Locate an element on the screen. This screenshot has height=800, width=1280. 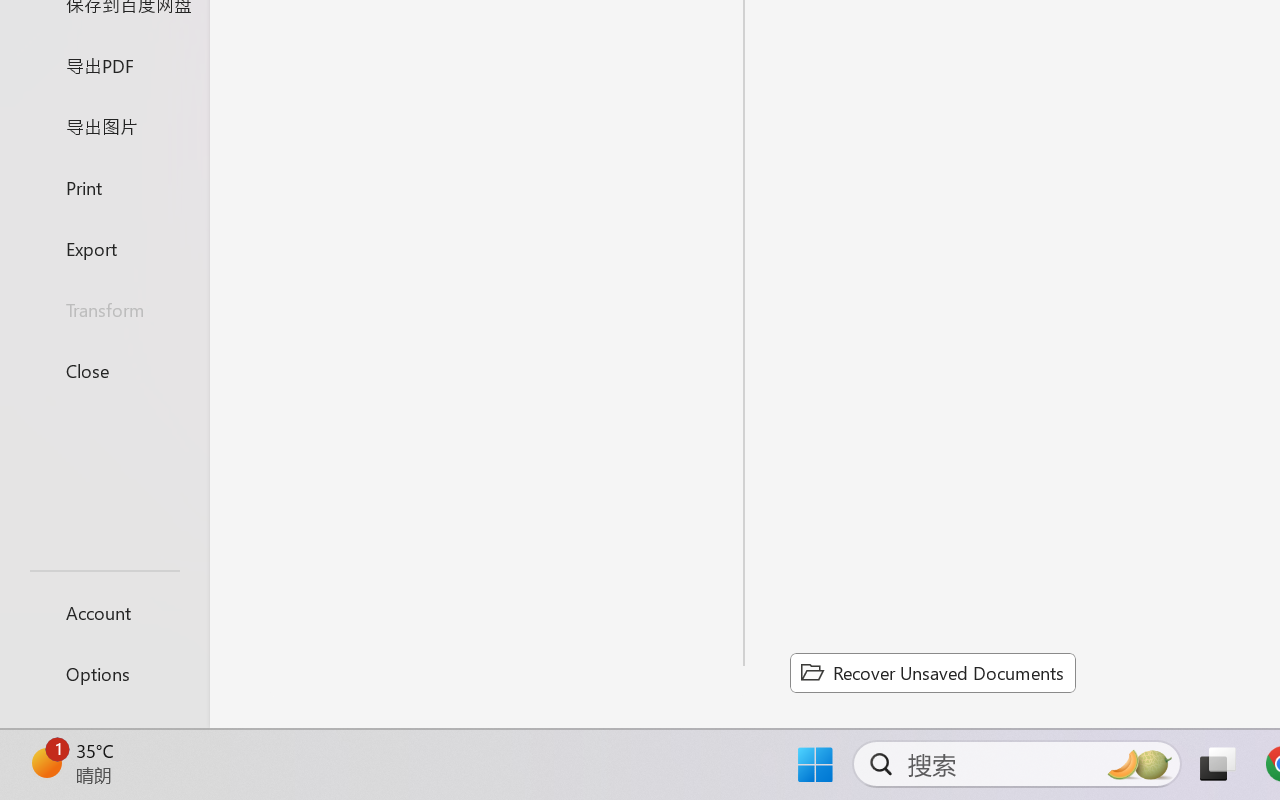
'Transform' is located at coordinates (103, 308).